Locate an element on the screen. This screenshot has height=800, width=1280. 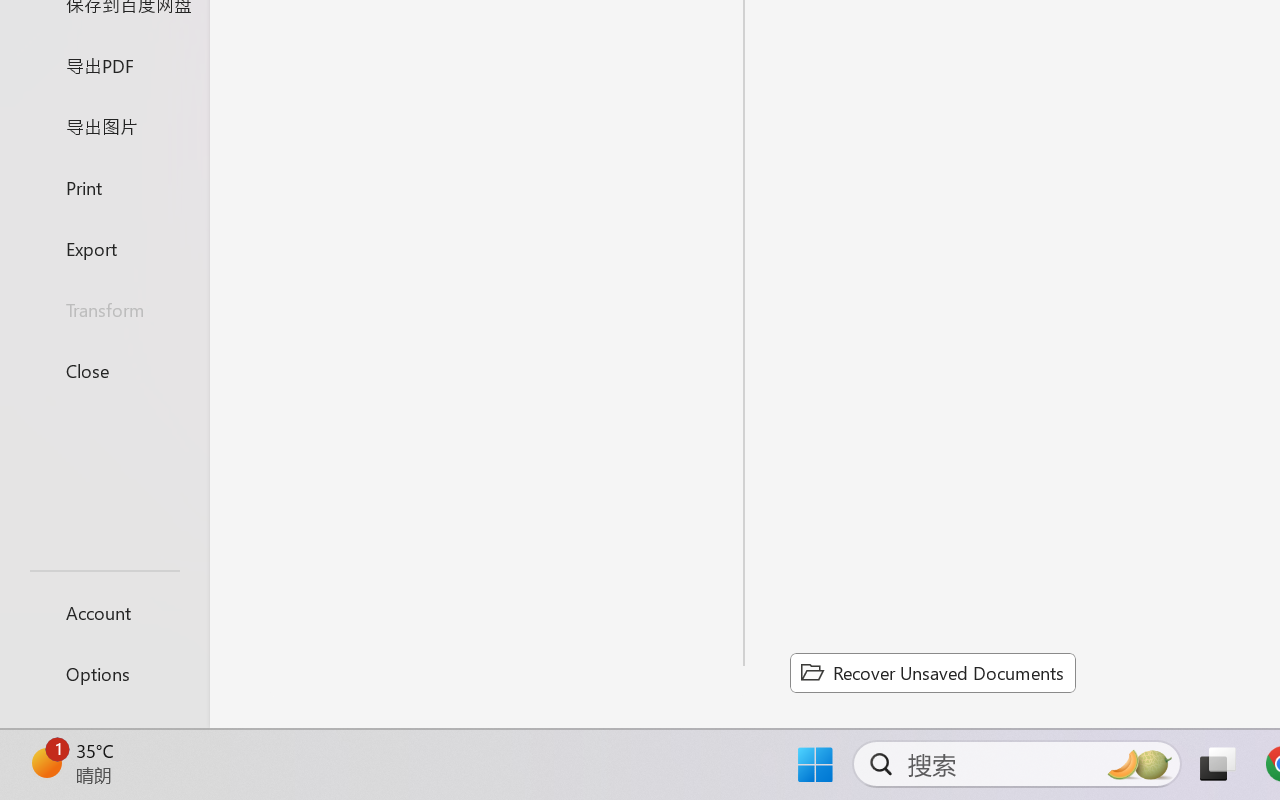
'Transform' is located at coordinates (103, 308).